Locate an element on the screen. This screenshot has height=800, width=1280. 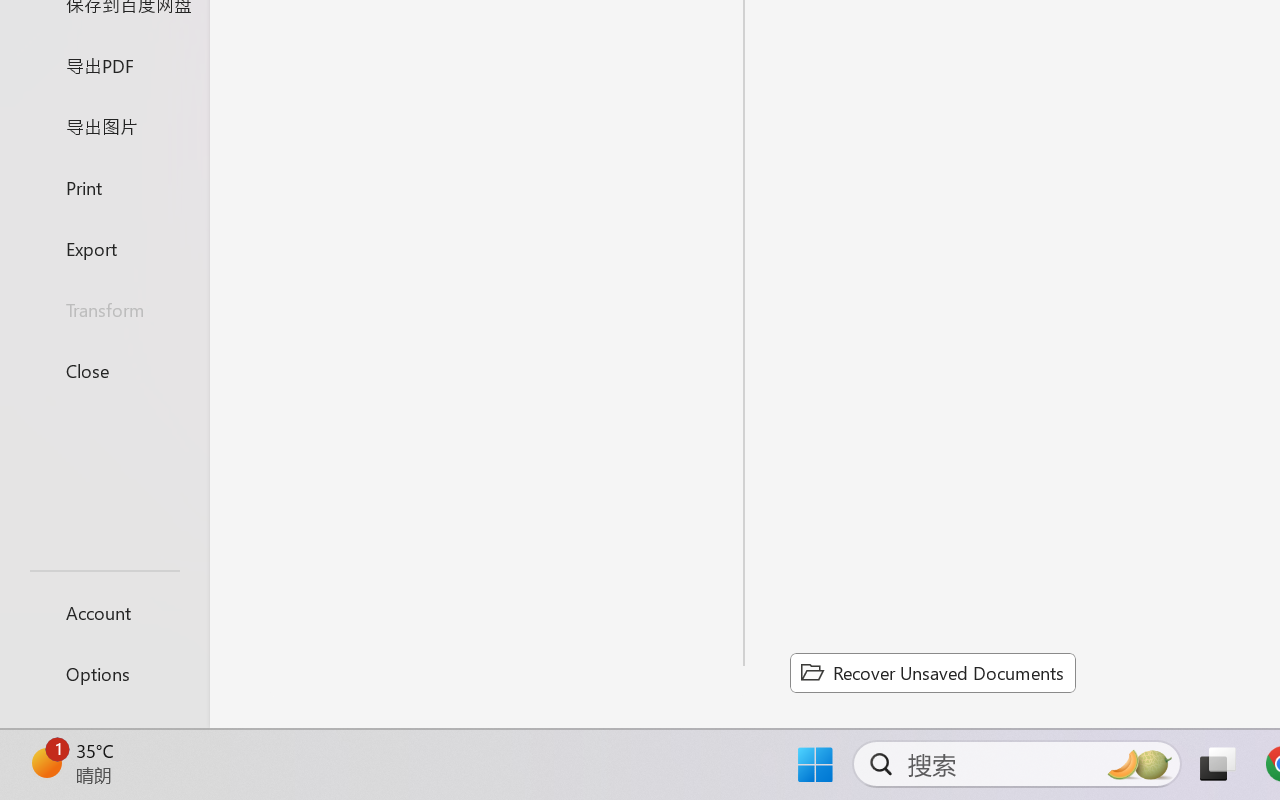
'Transform' is located at coordinates (103, 308).